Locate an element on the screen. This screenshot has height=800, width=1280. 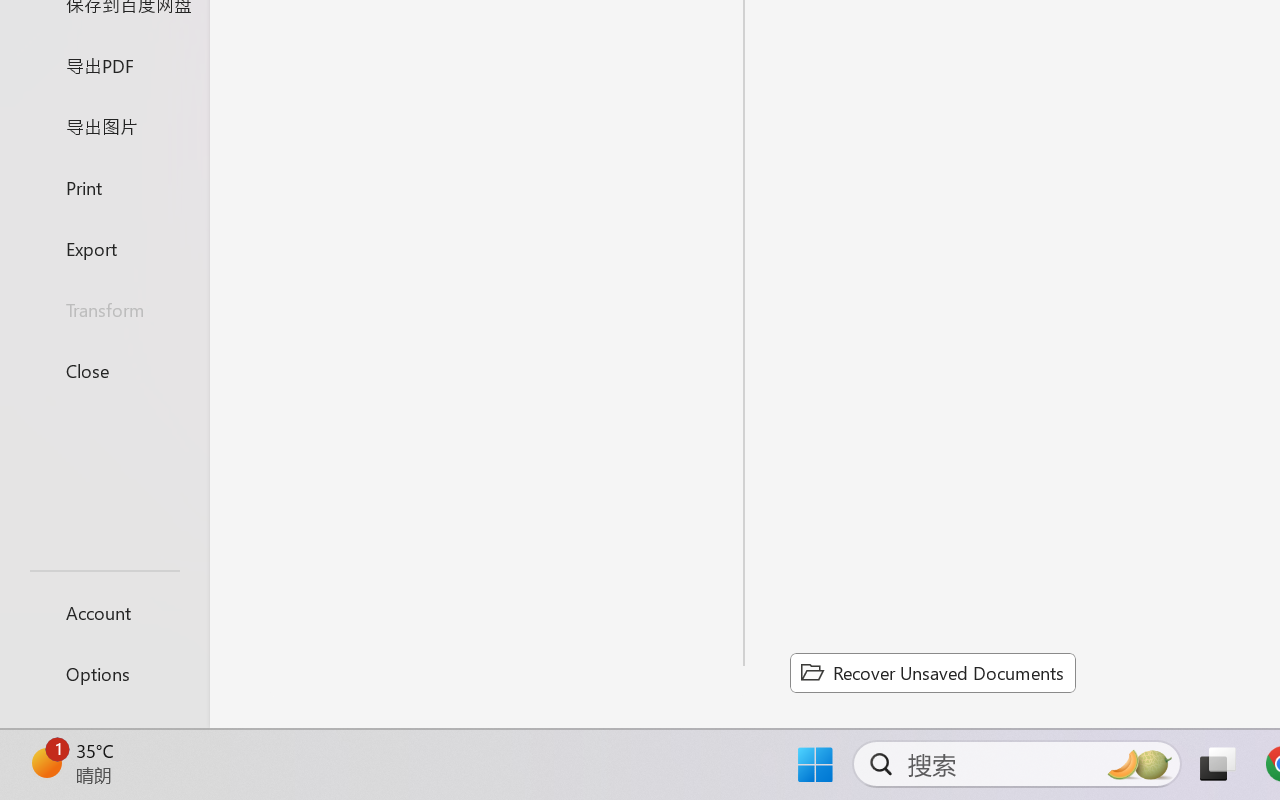
'Transform' is located at coordinates (103, 308).